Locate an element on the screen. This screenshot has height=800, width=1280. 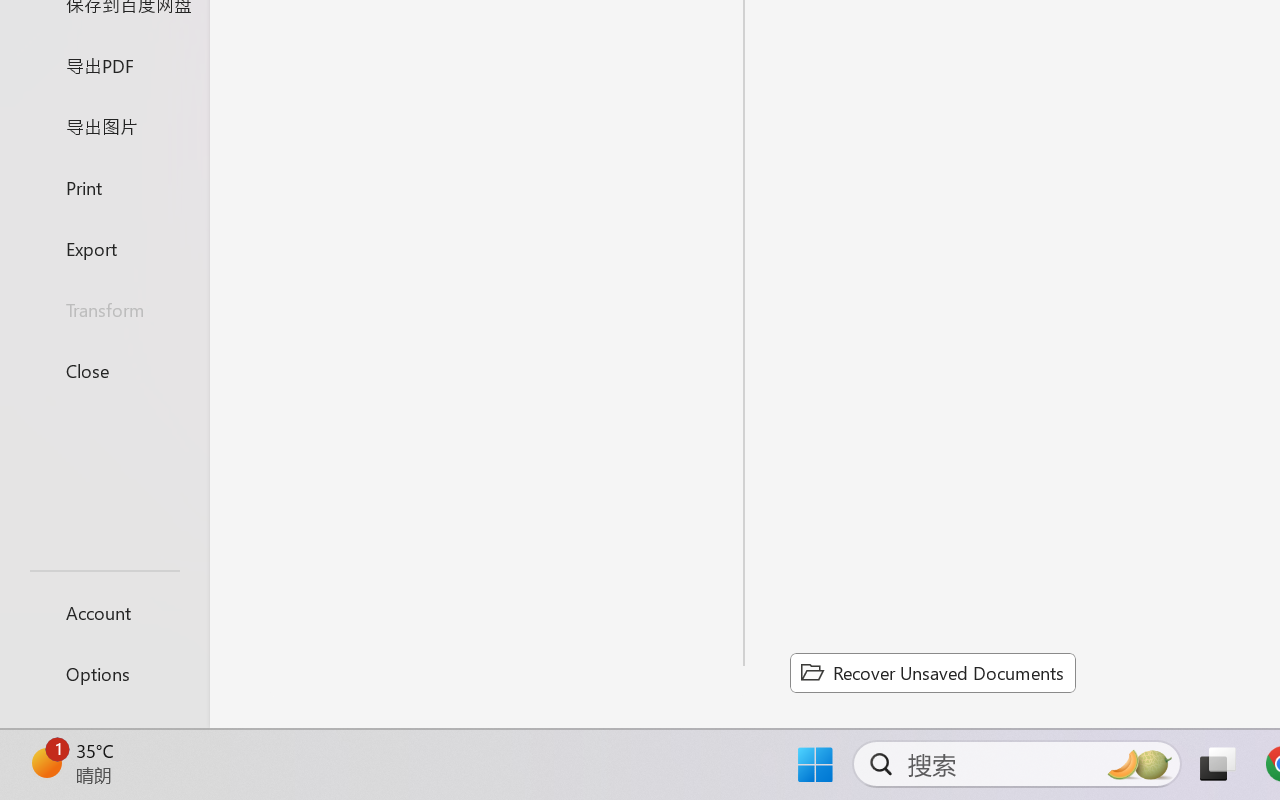
'Transform' is located at coordinates (103, 308).